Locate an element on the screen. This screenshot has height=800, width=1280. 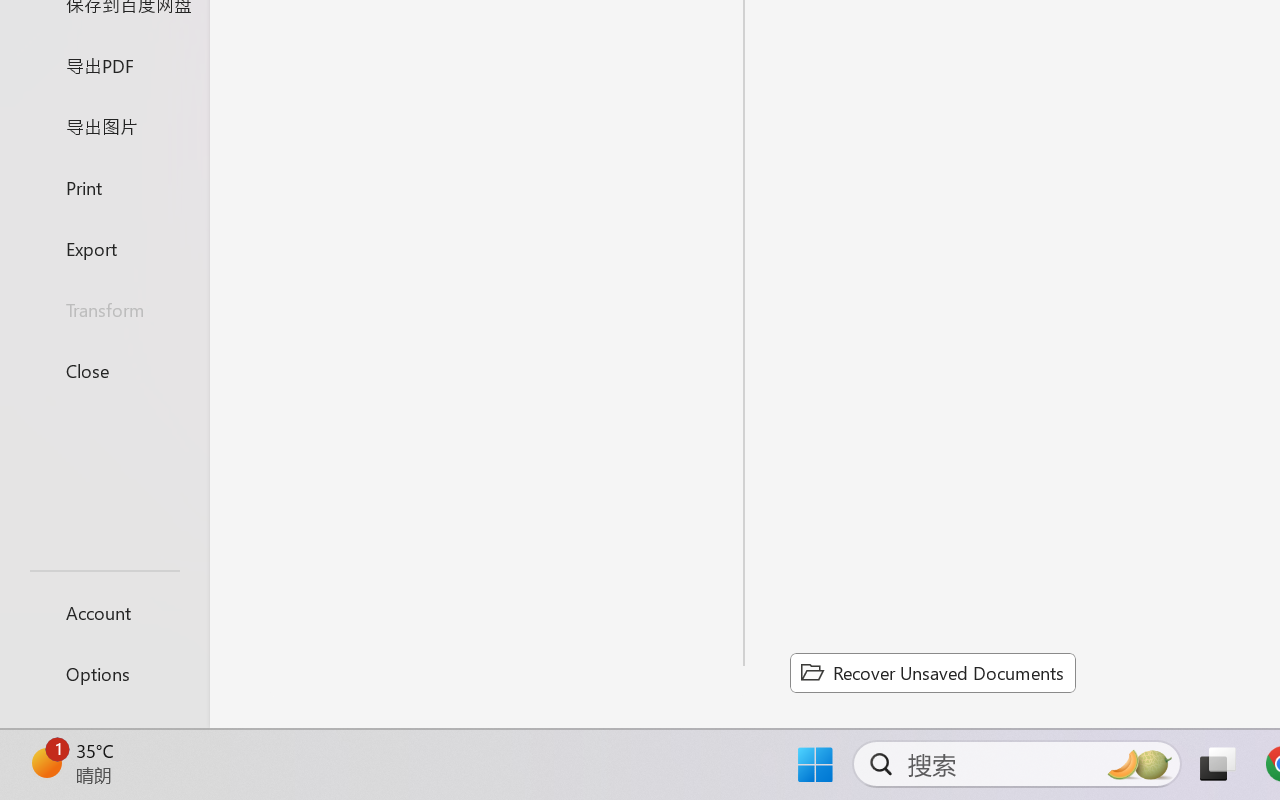
'Transform' is located at coordinates (103, 308).